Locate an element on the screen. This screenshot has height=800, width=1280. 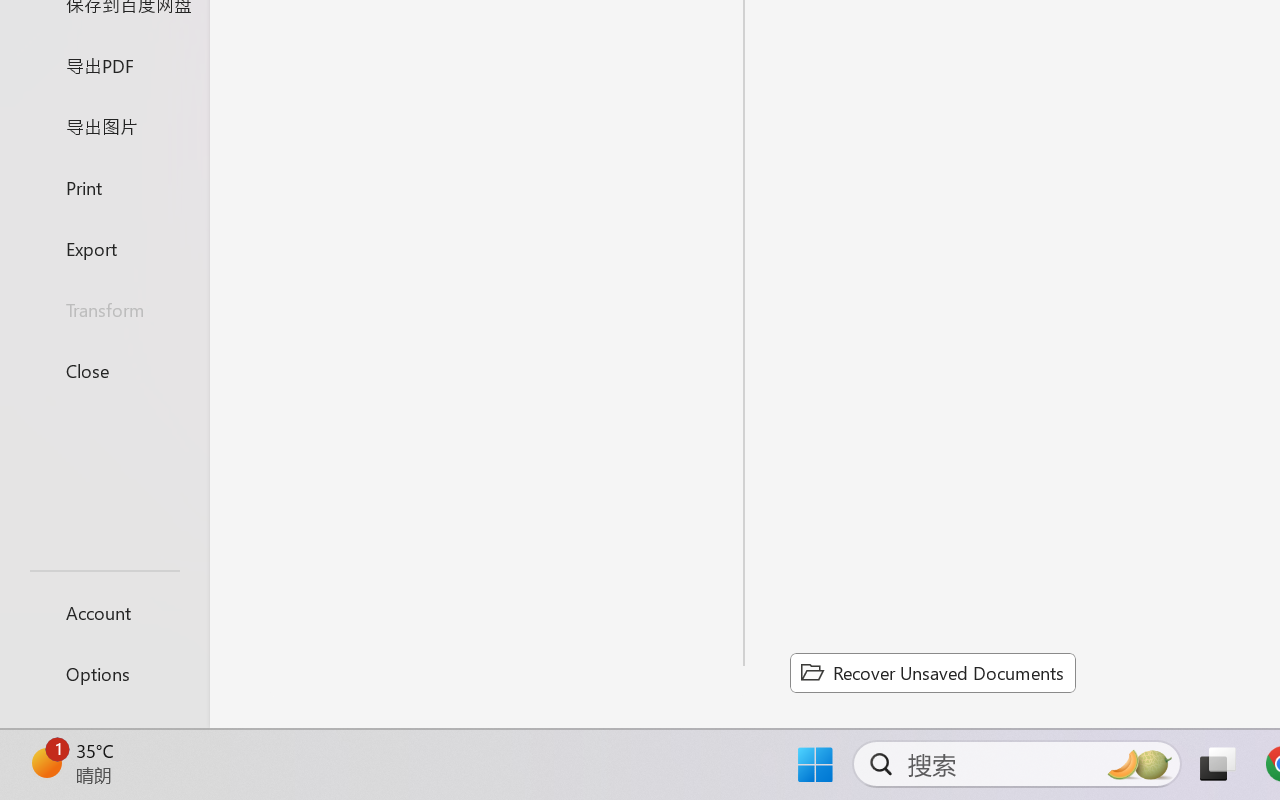
'Transform' is located at coordinates (103, 308).